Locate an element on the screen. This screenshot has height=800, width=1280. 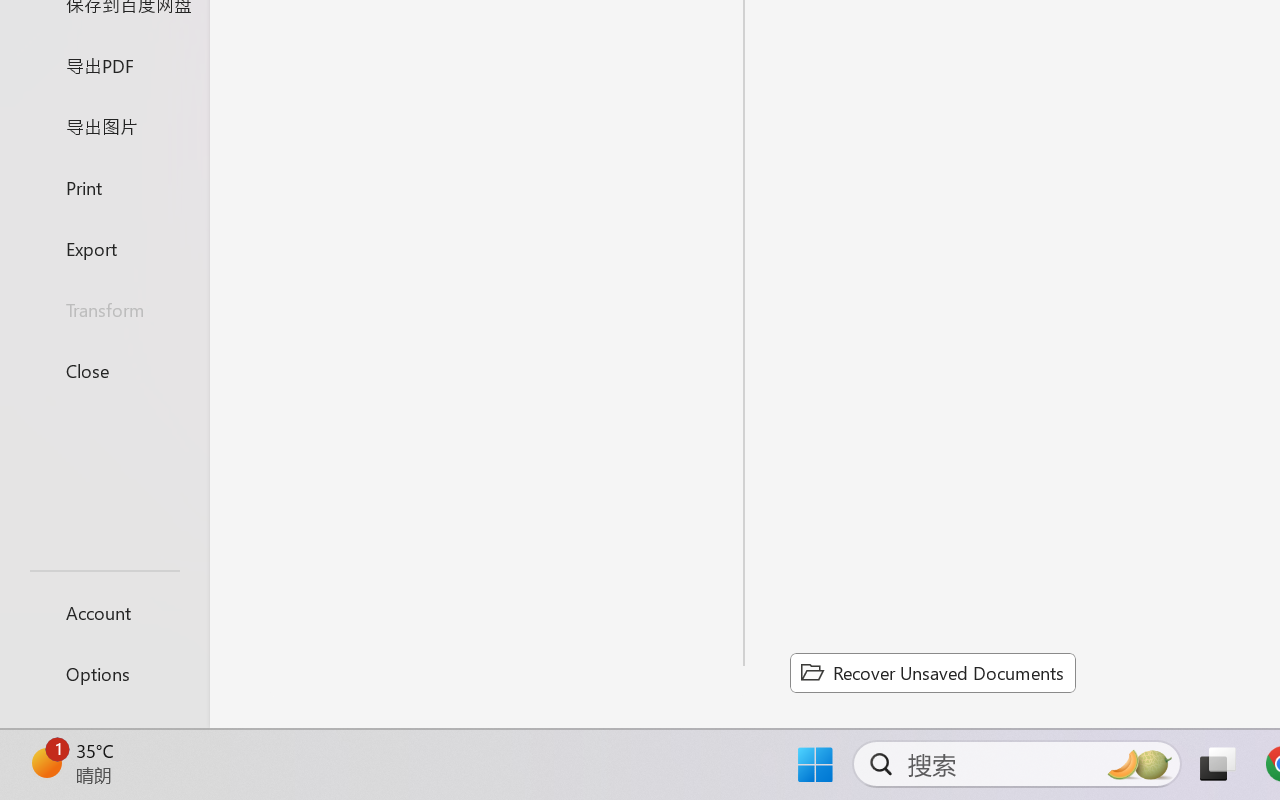
'Transform' is located at coordinates (103, 308).